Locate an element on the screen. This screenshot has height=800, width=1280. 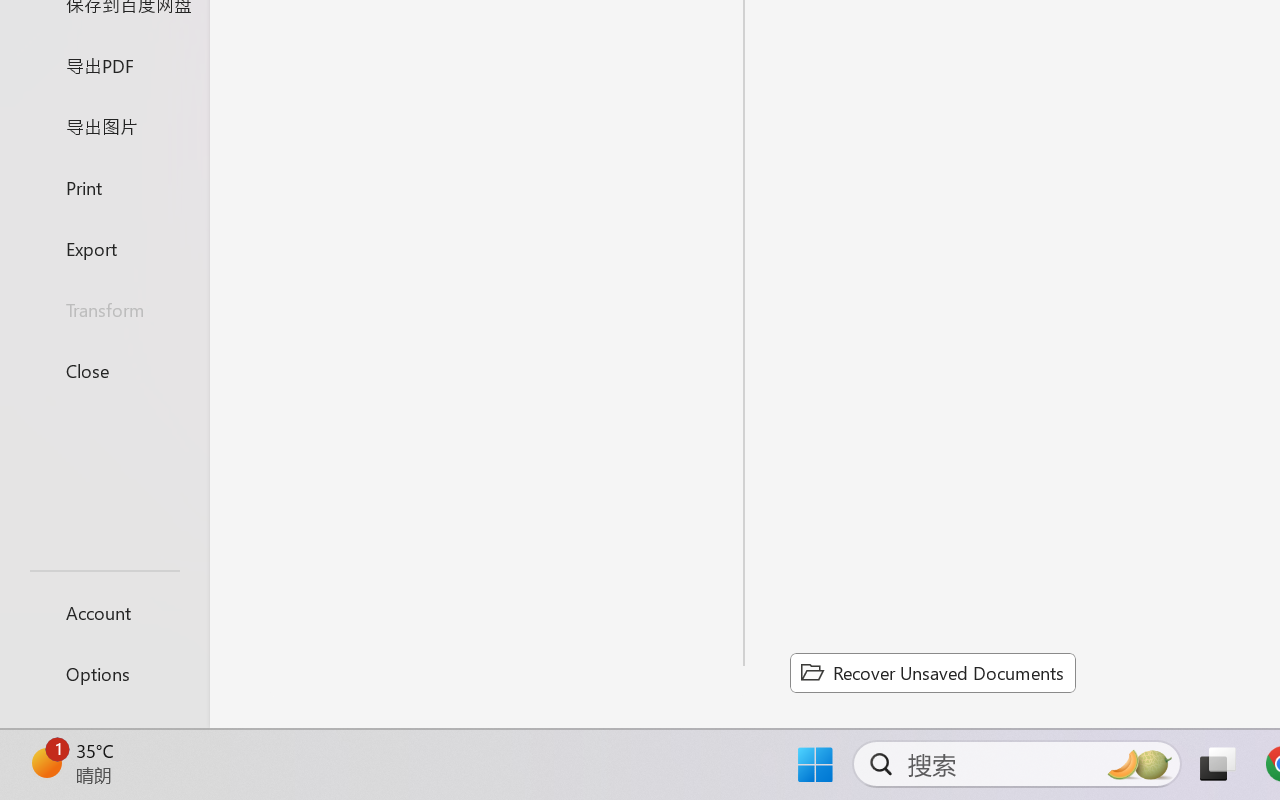
'Transform' is located at coordinates (103, 308).